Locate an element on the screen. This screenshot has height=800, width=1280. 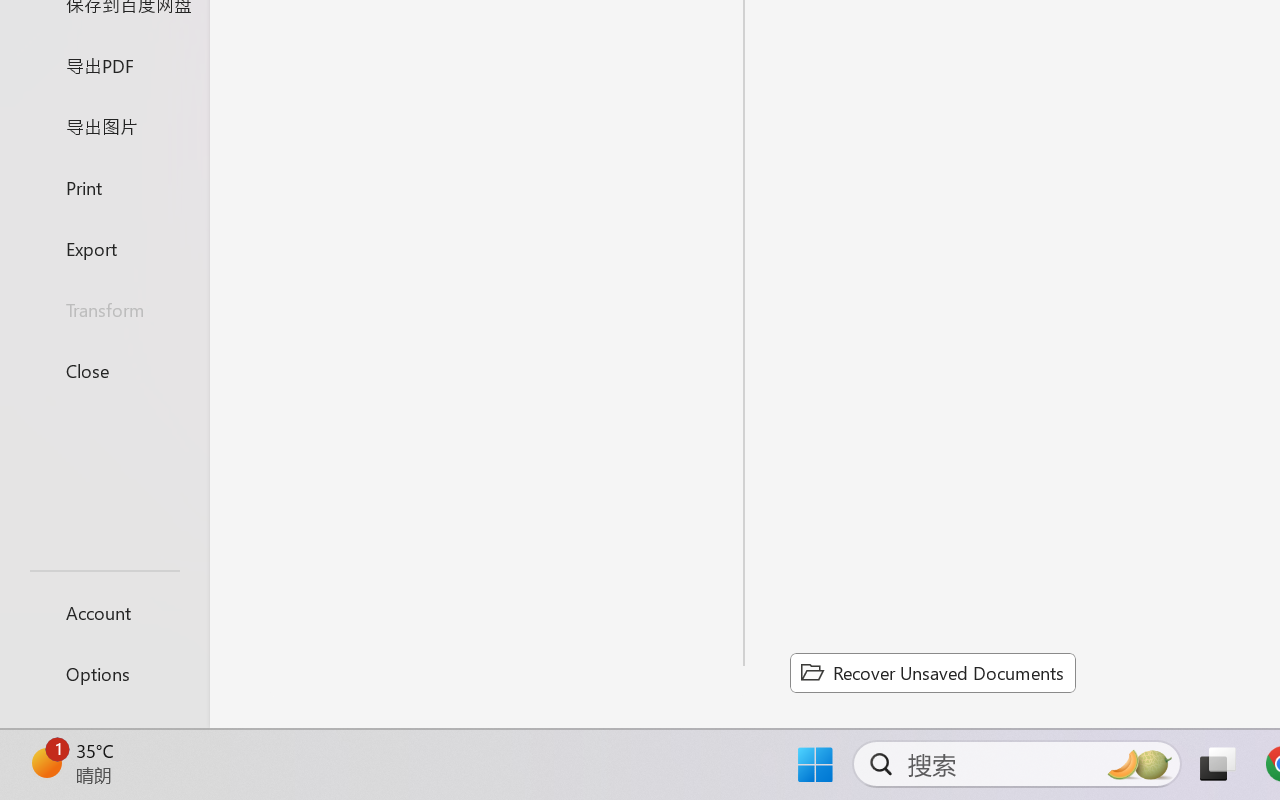
'Transform' is located at coordinates (103, 308).